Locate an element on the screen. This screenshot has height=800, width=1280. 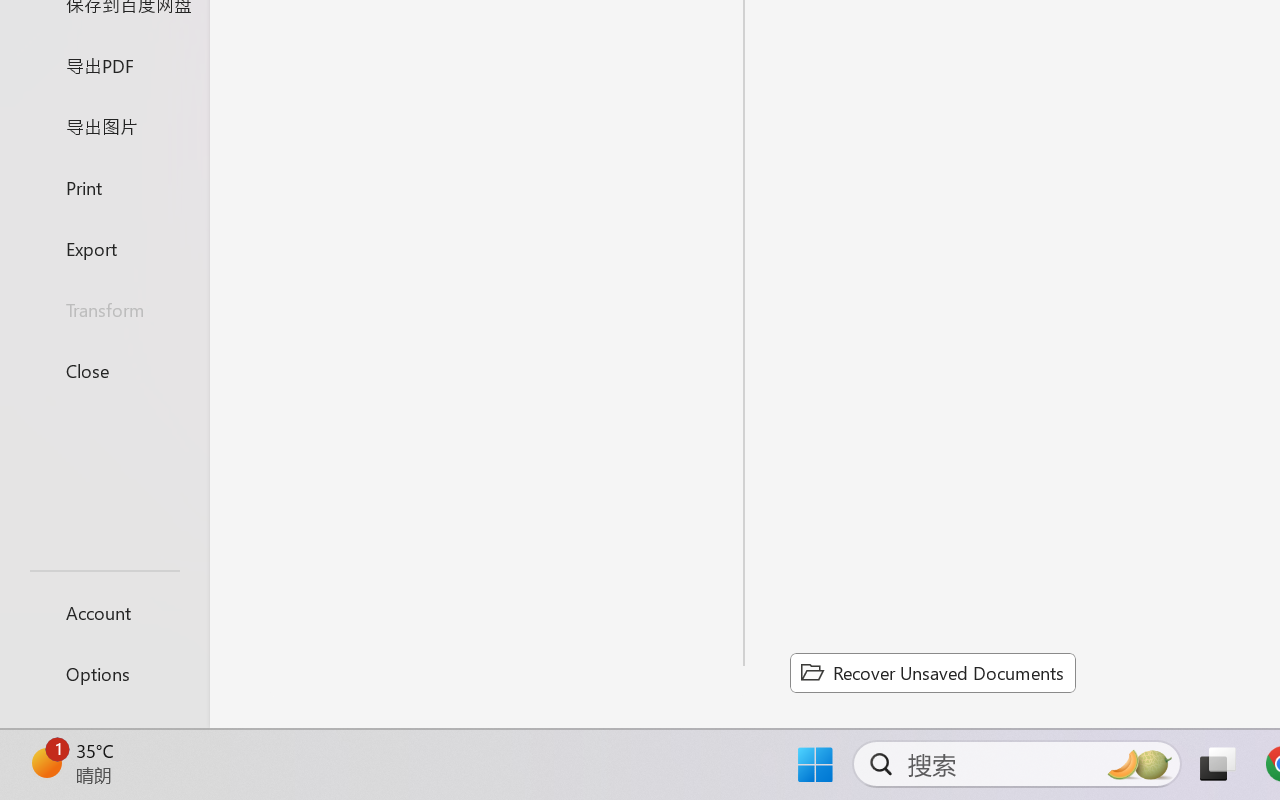
'Transform' is located at coordinates (103, 308).